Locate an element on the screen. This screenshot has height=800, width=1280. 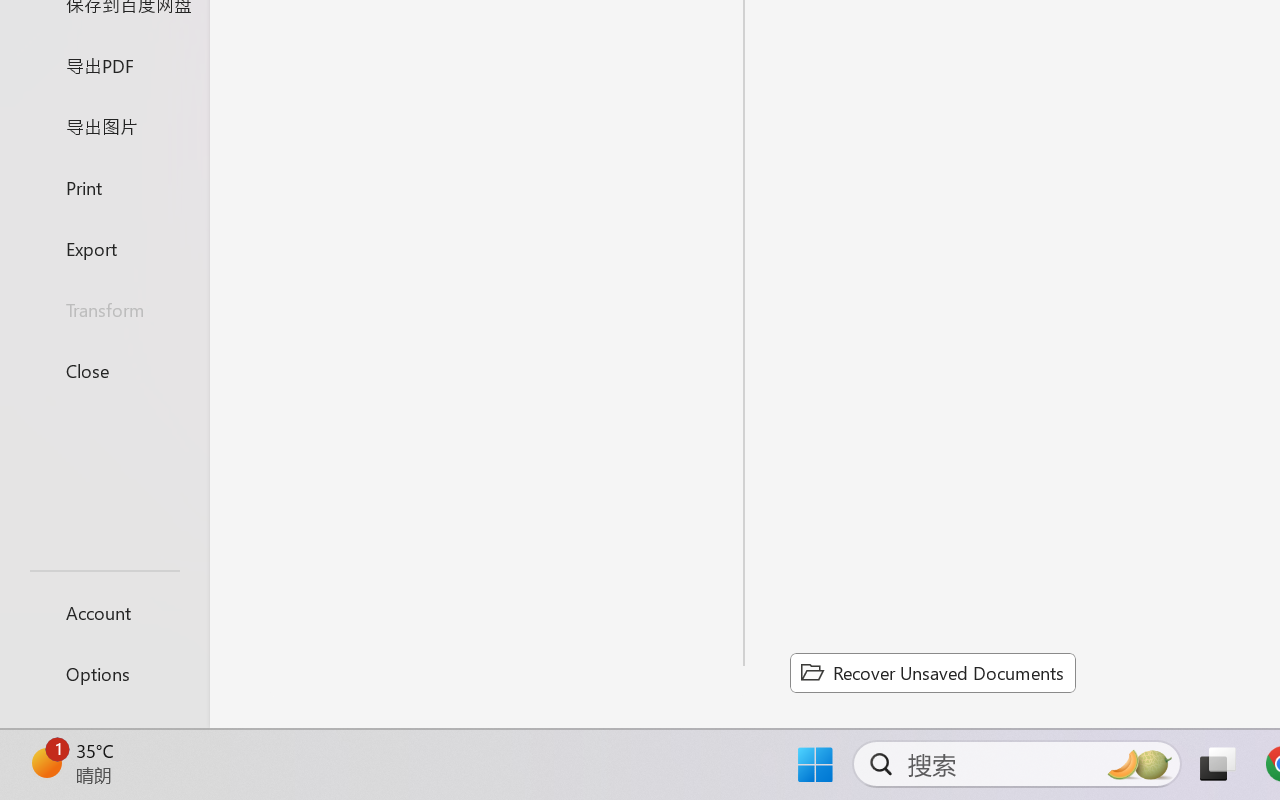
'Transform' is located at coordinates (103, 308).